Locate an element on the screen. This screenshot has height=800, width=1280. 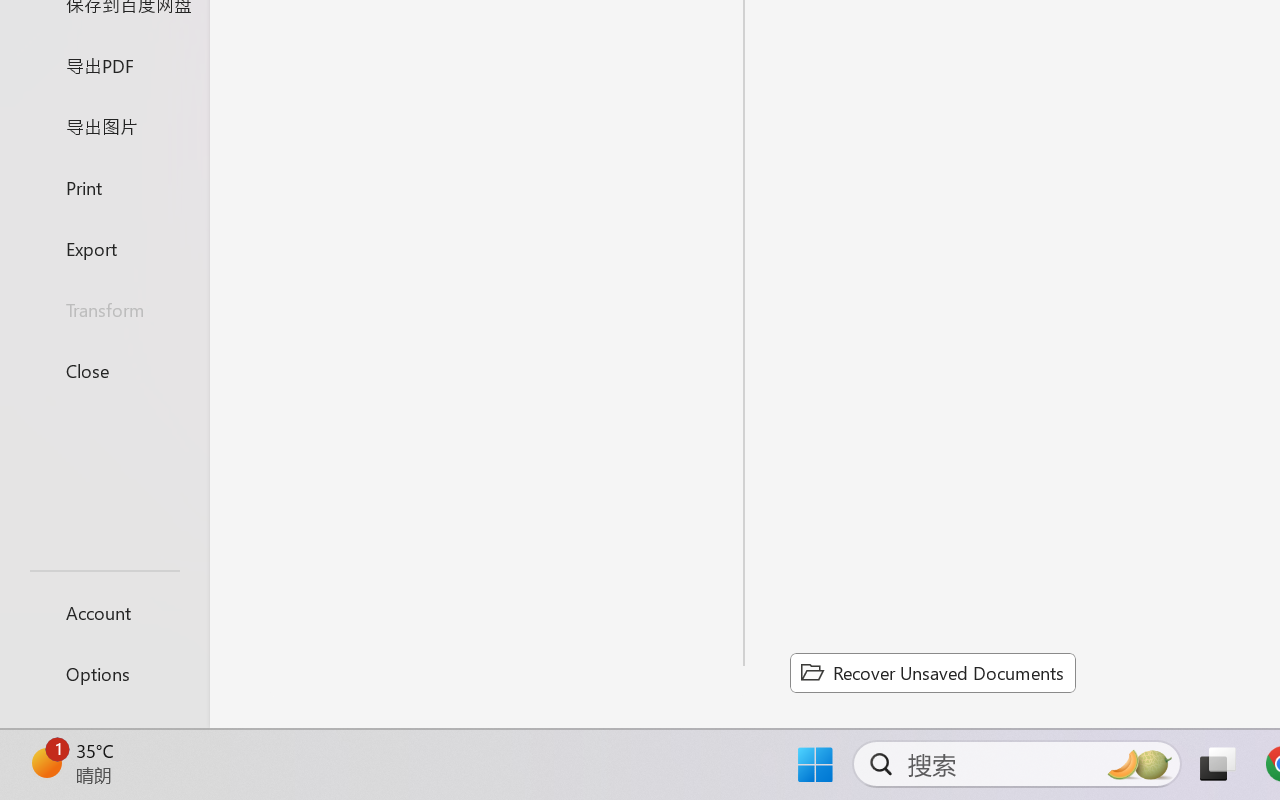
'Transform' is located at coordinates (103, 308).